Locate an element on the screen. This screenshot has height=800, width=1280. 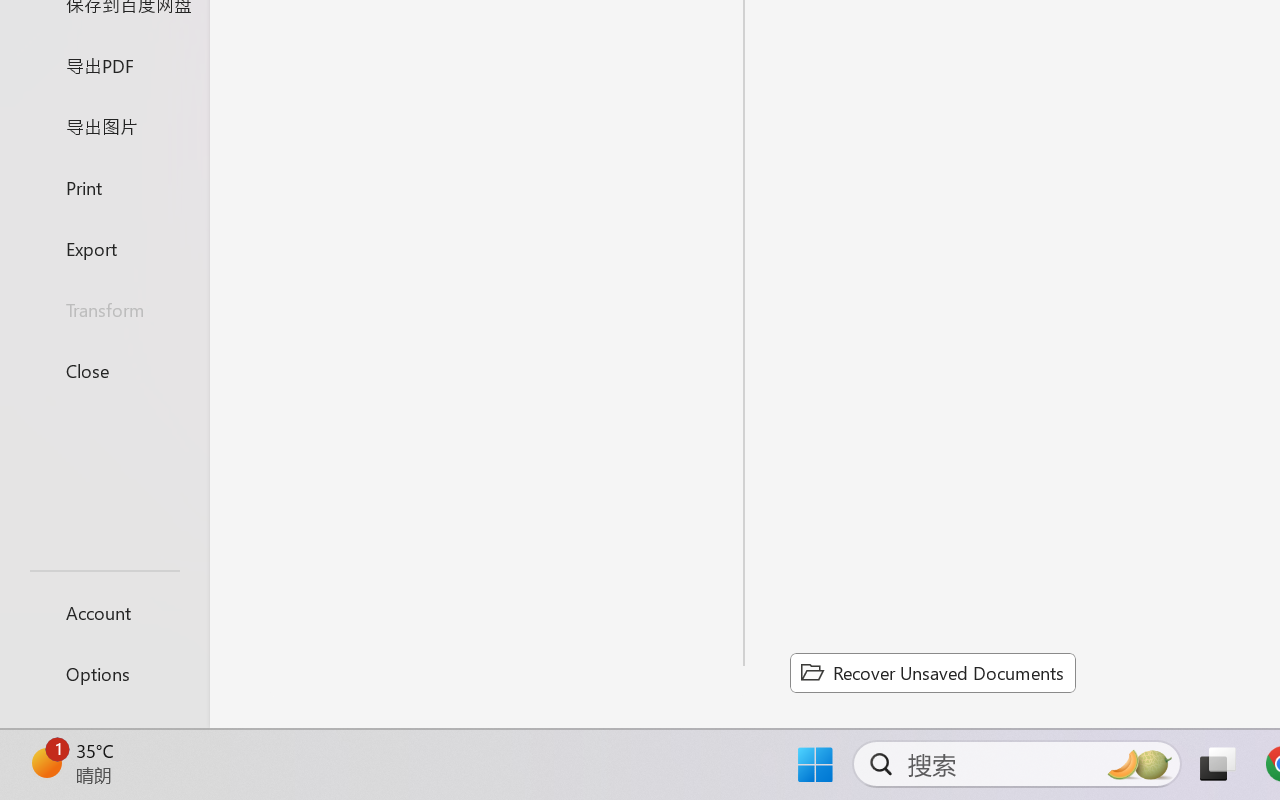
'Transform' is located at coordinates (103, 308).